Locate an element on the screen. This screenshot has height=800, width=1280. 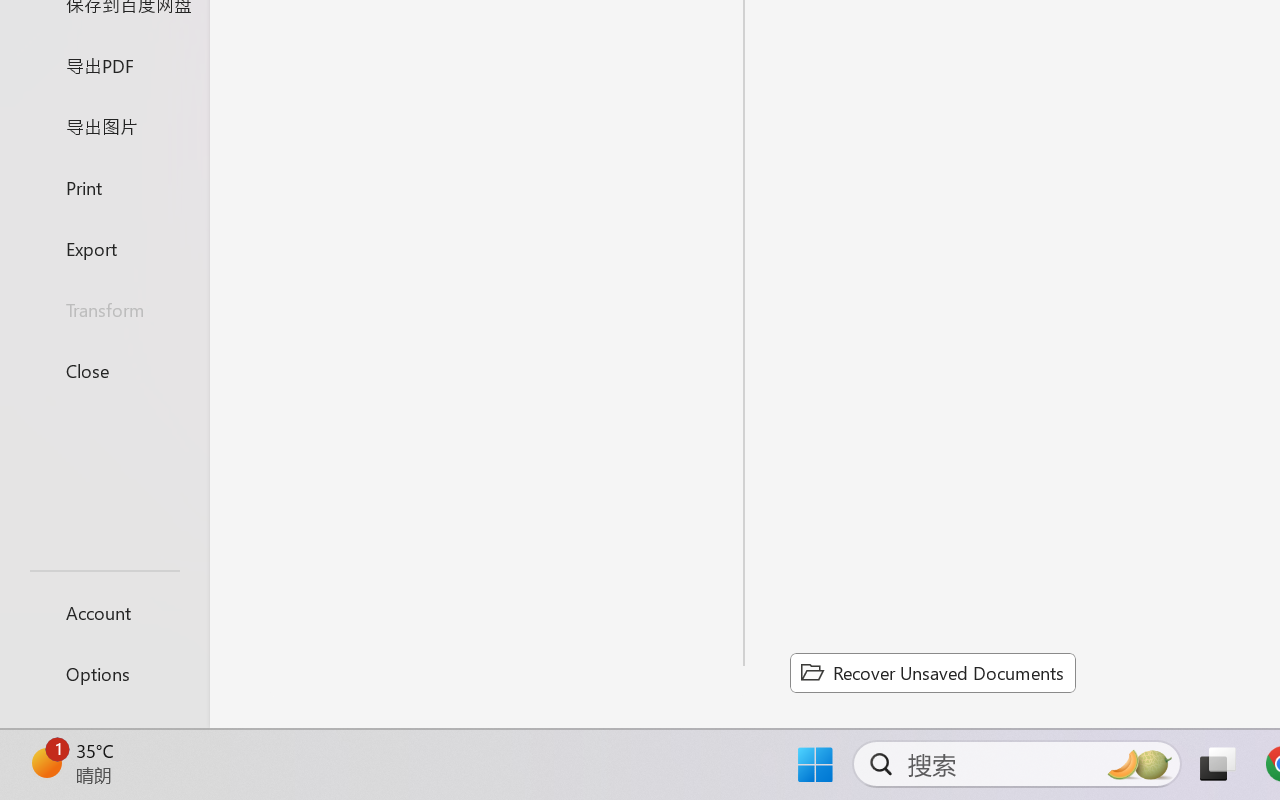
'Transform' is located at coordinates (103, 308).